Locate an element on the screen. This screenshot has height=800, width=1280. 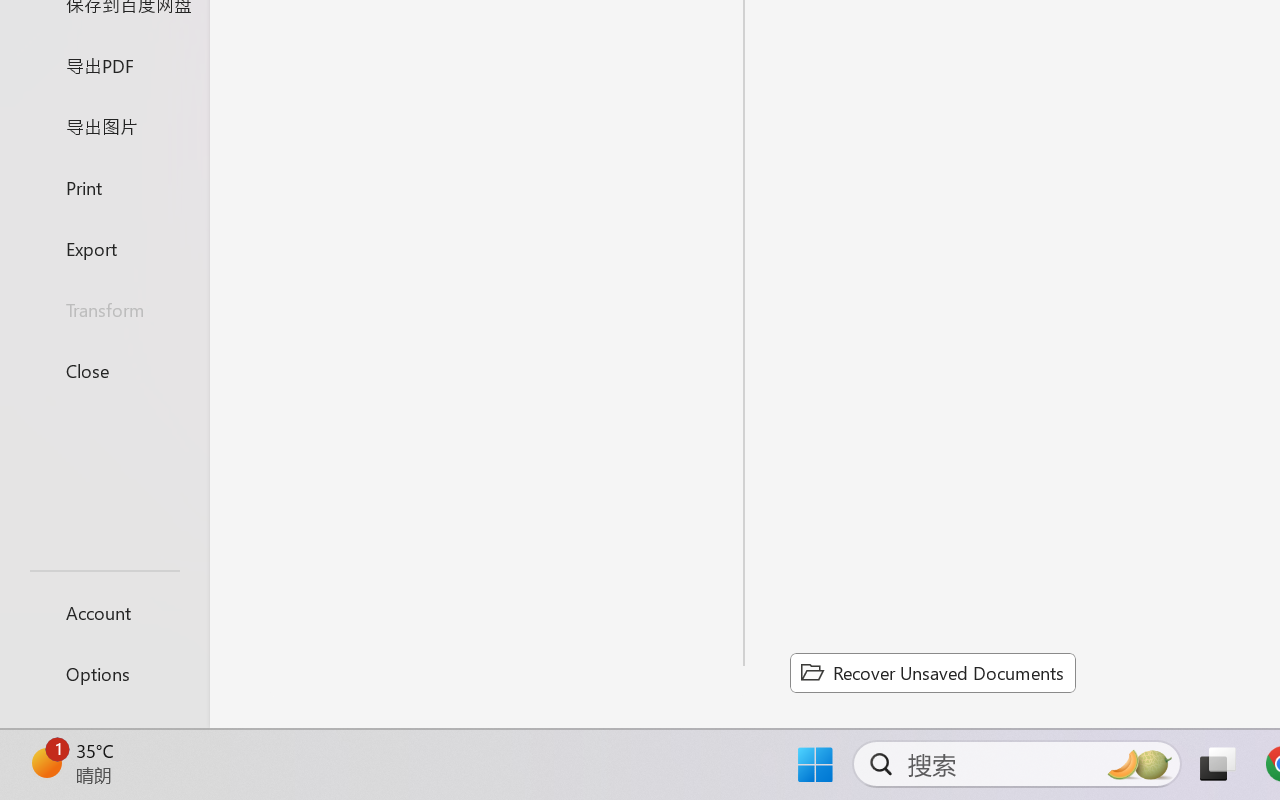
'Transform' is located at coordinates (103, 308).